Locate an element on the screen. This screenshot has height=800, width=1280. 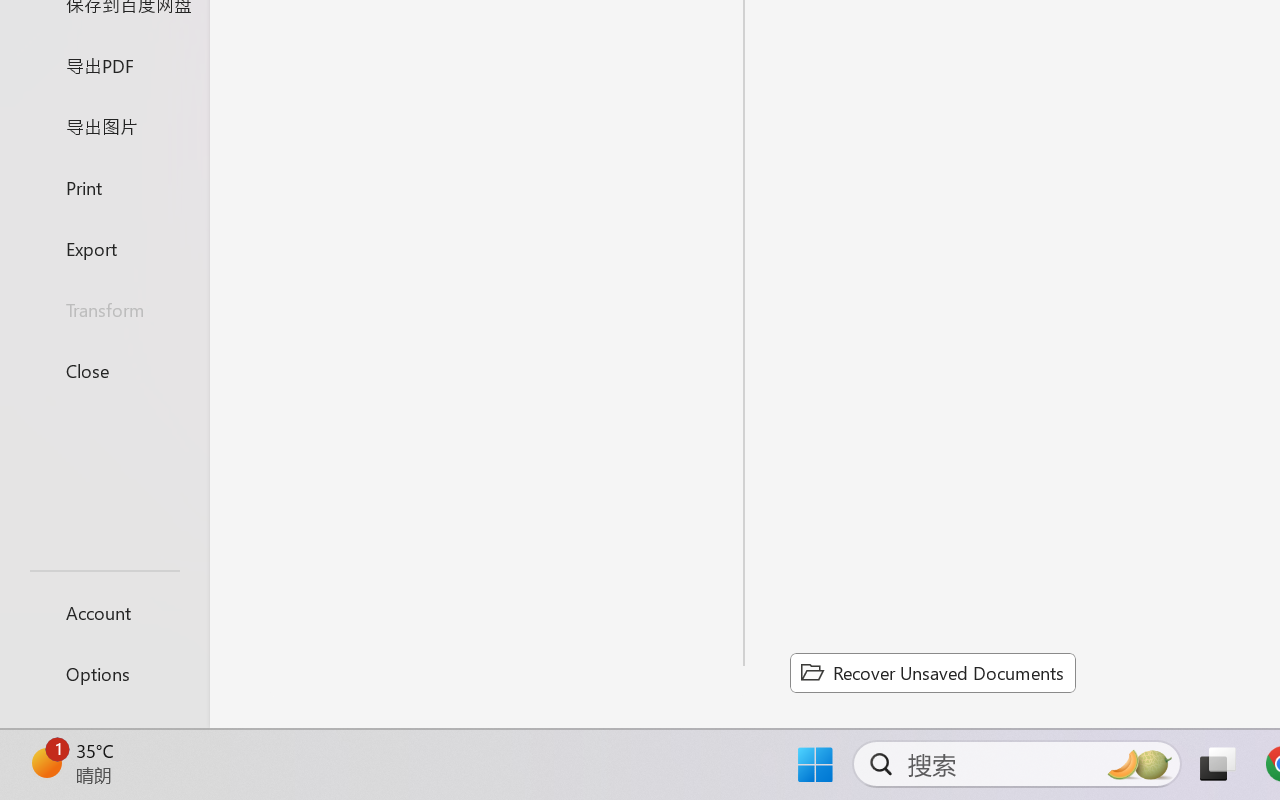
'Transform' is located at coordinates (103, 308).